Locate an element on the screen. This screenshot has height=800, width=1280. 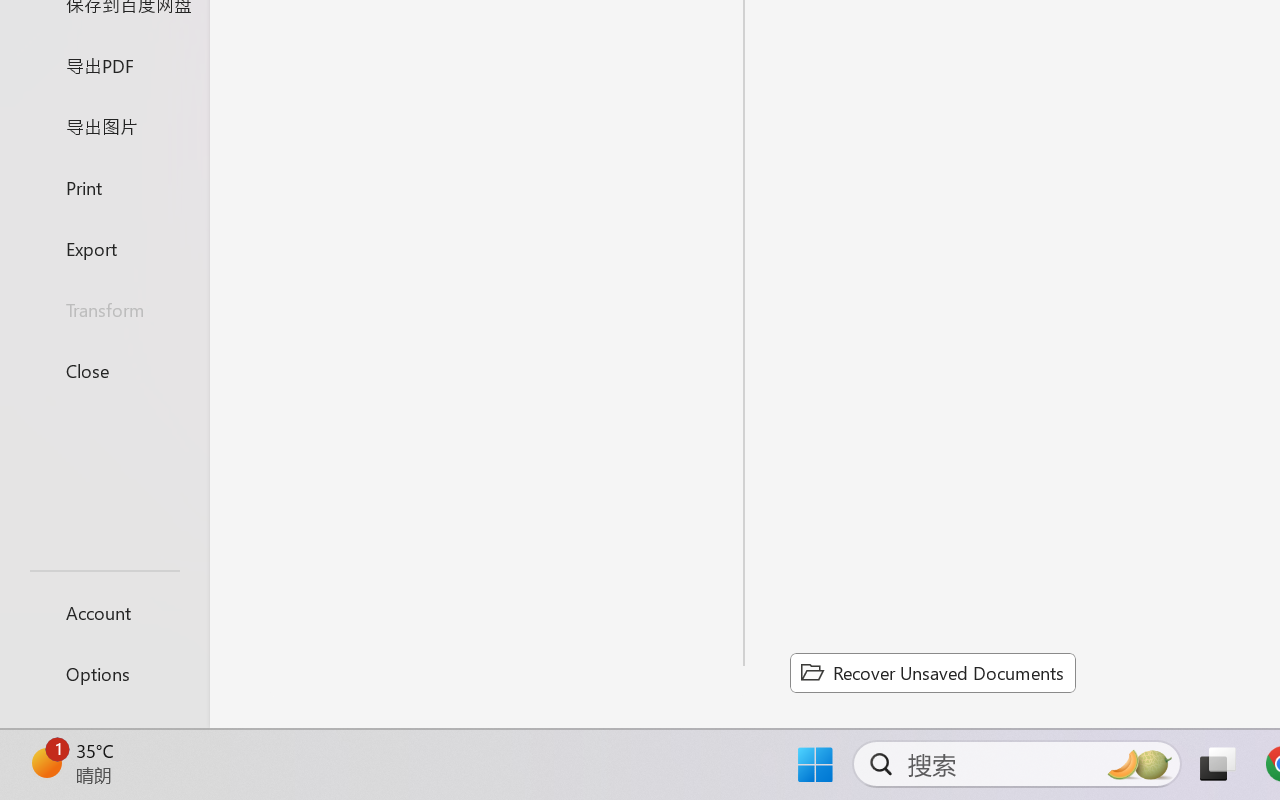
'Transform' is located at coordinates (103, 308).